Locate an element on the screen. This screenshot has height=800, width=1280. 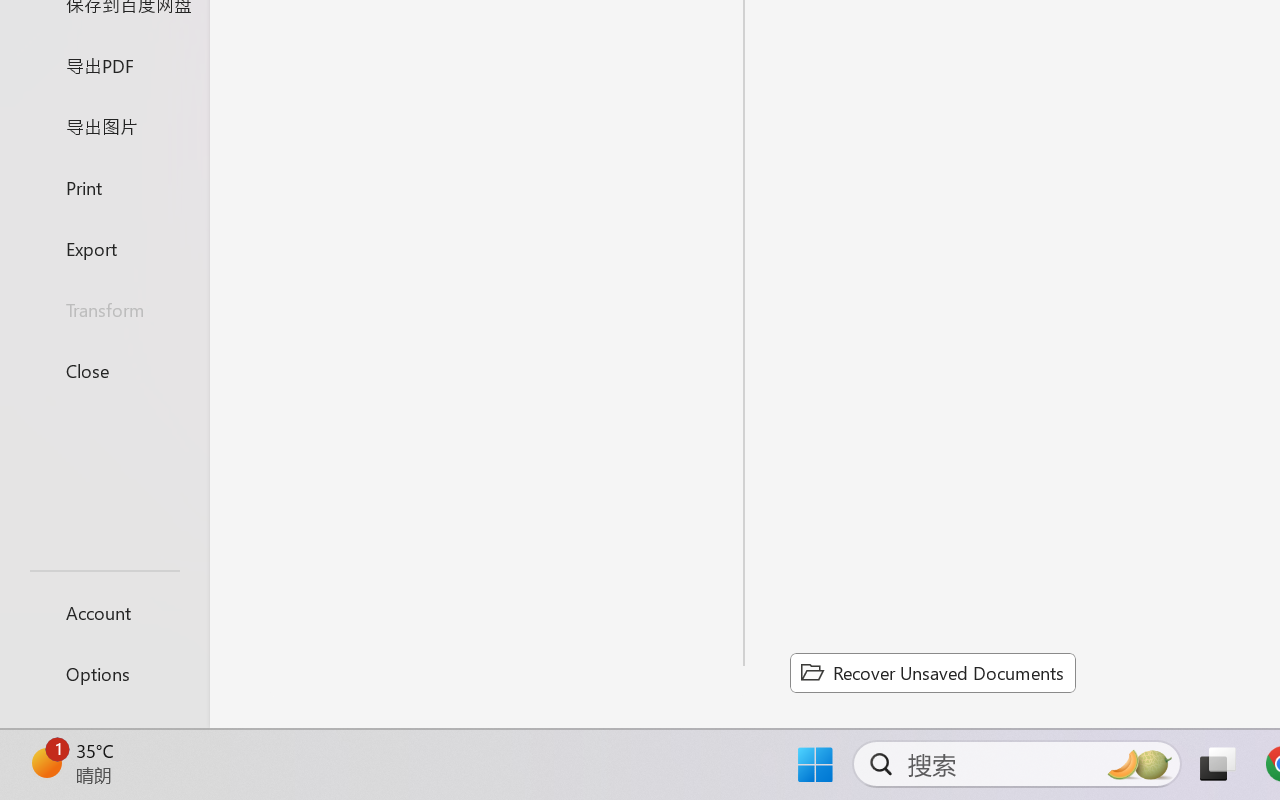
'Transform' is located at coordinates (103, 308).